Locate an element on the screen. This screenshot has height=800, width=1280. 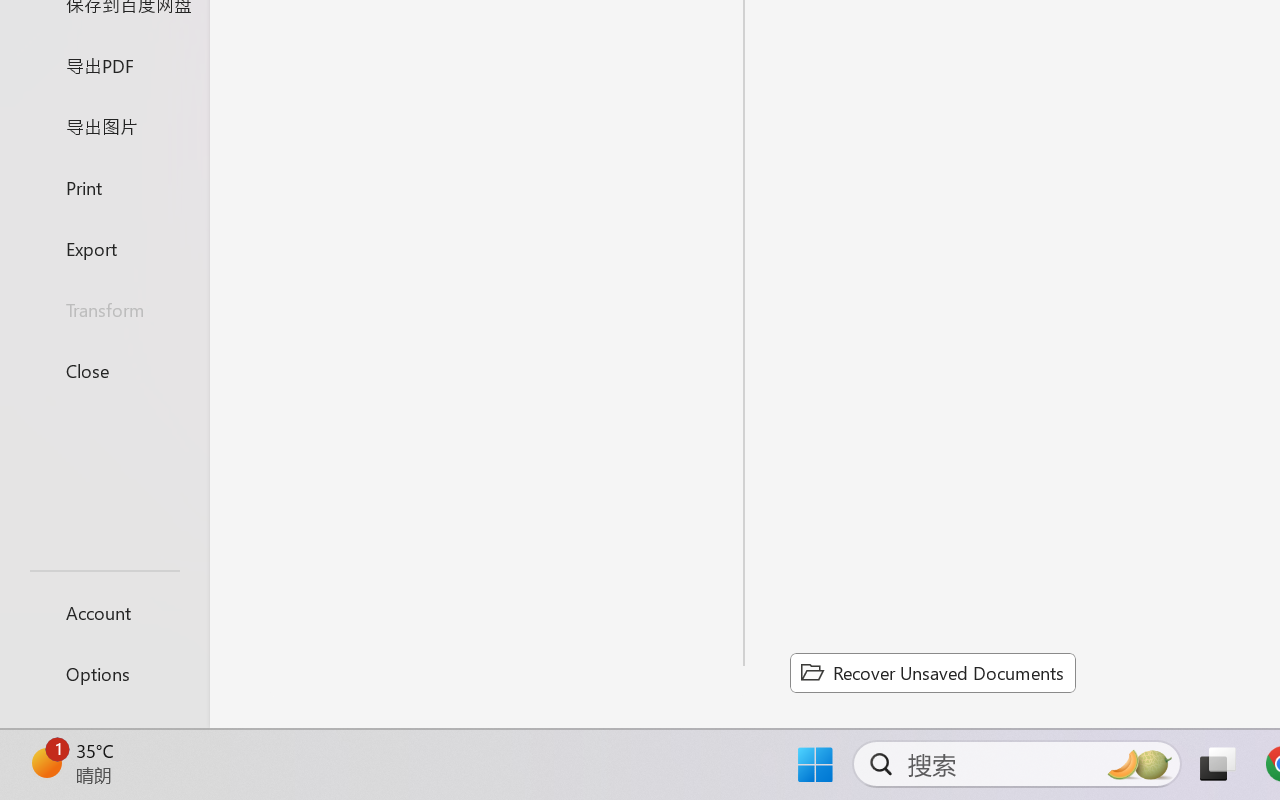
'Transform' is located at coordinates (103, 308).